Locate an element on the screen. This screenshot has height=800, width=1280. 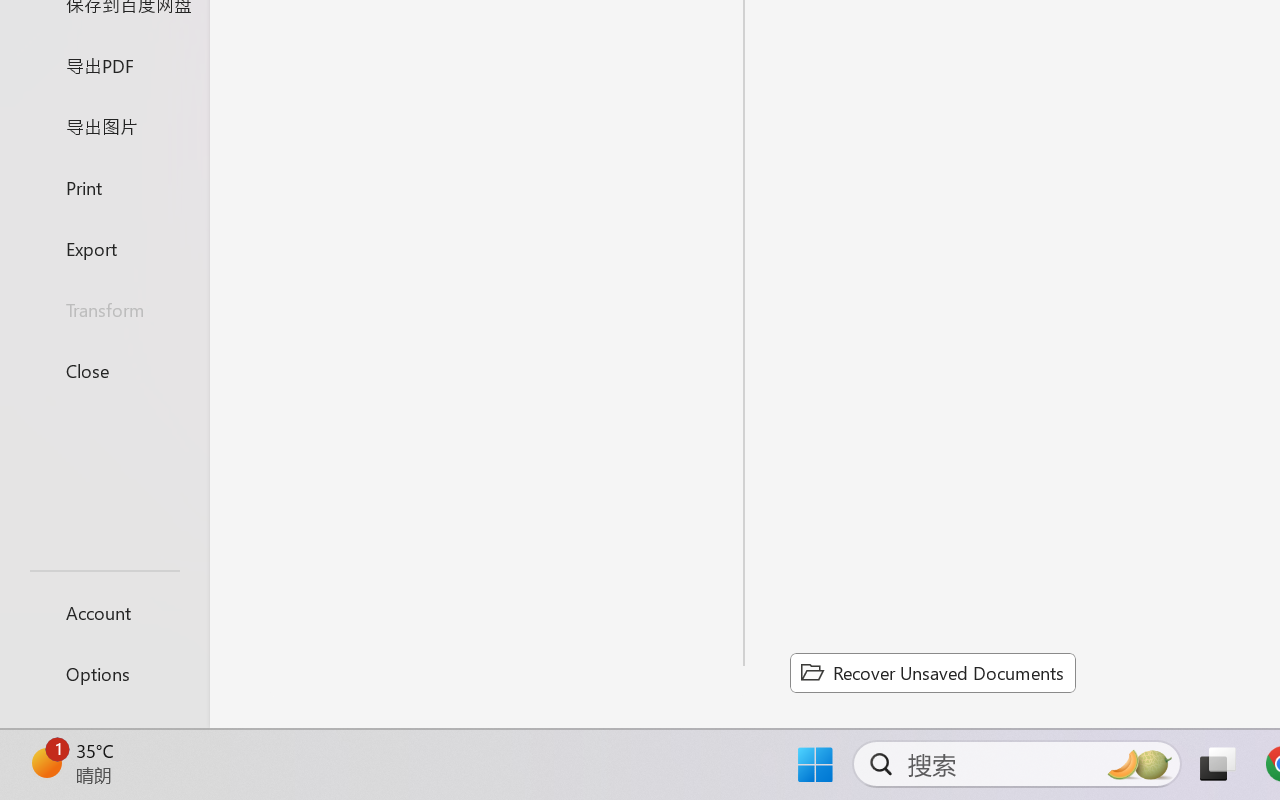
'Transform' is located at coordinates (103, 308).